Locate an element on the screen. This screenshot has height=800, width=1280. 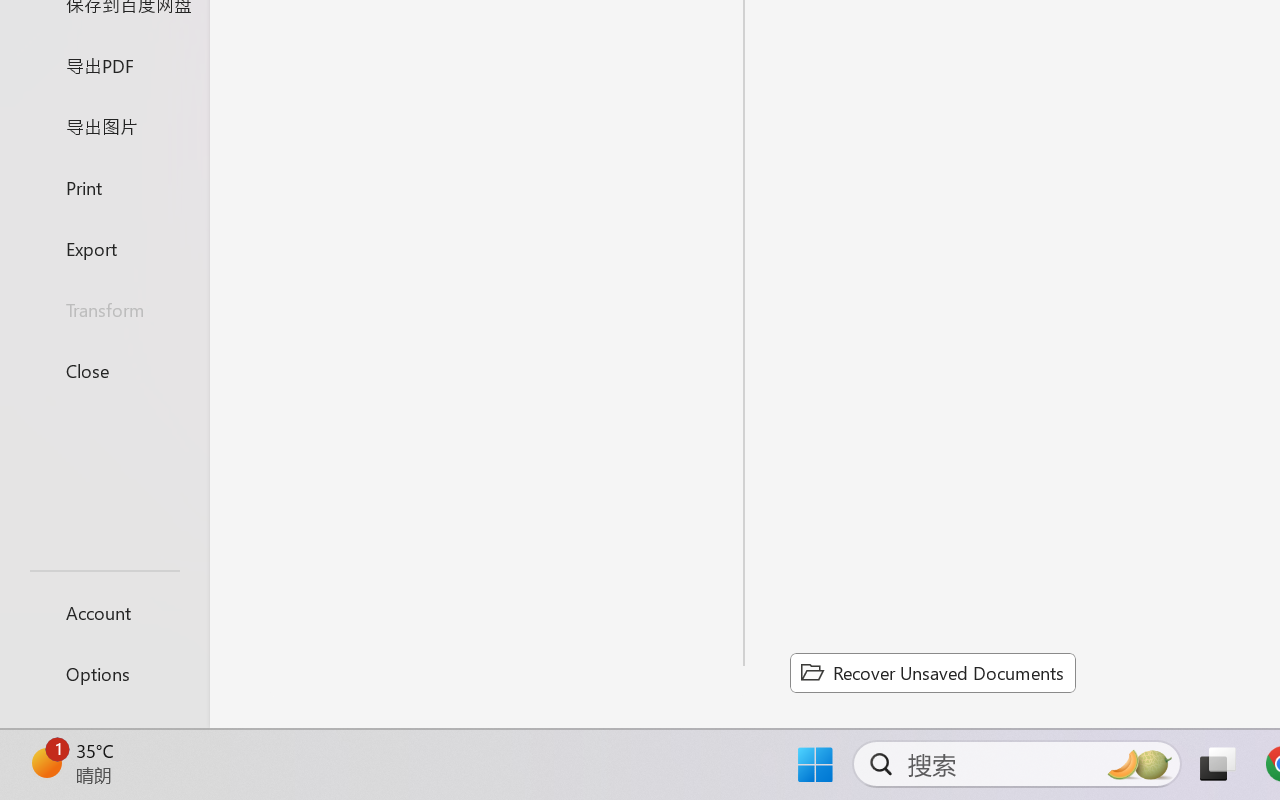
'Transform' is located at coordinates (103, 308).